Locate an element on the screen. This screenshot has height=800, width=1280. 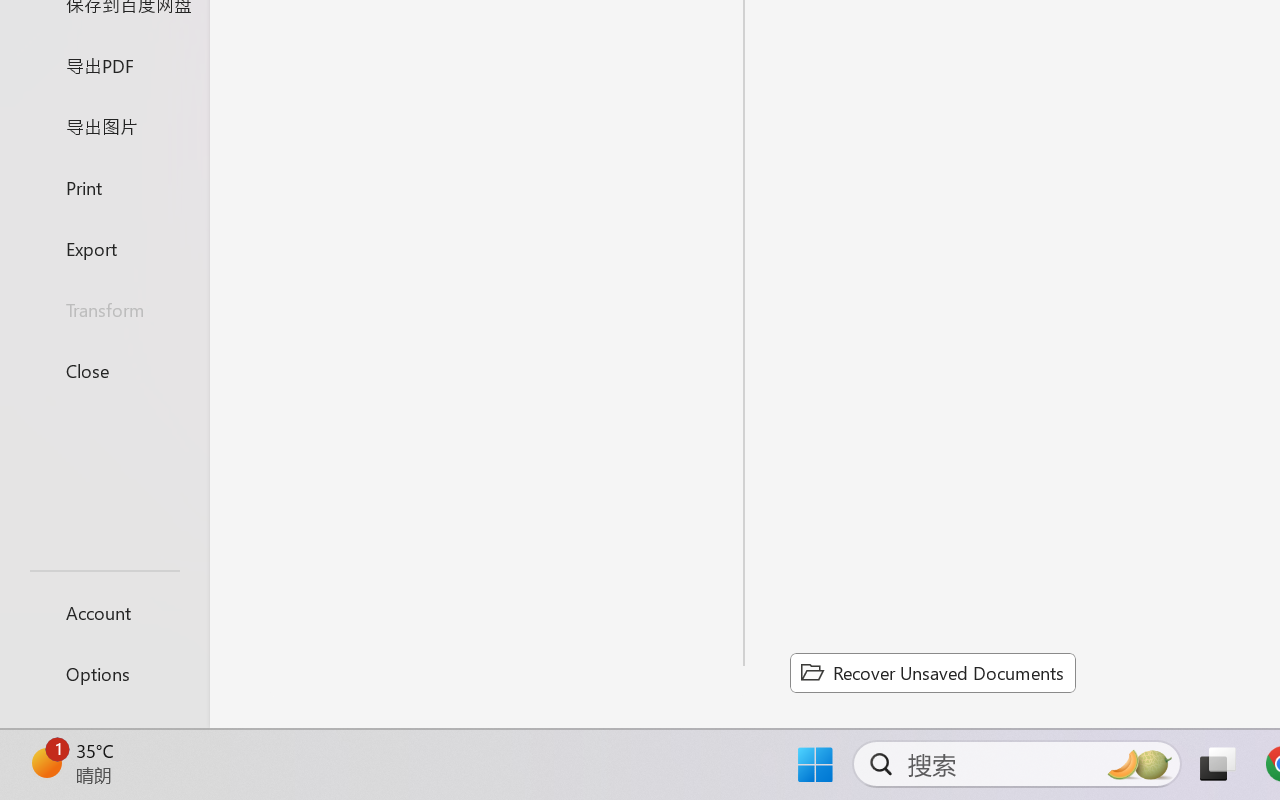
'Transform' is located at coordinates (103, 308).